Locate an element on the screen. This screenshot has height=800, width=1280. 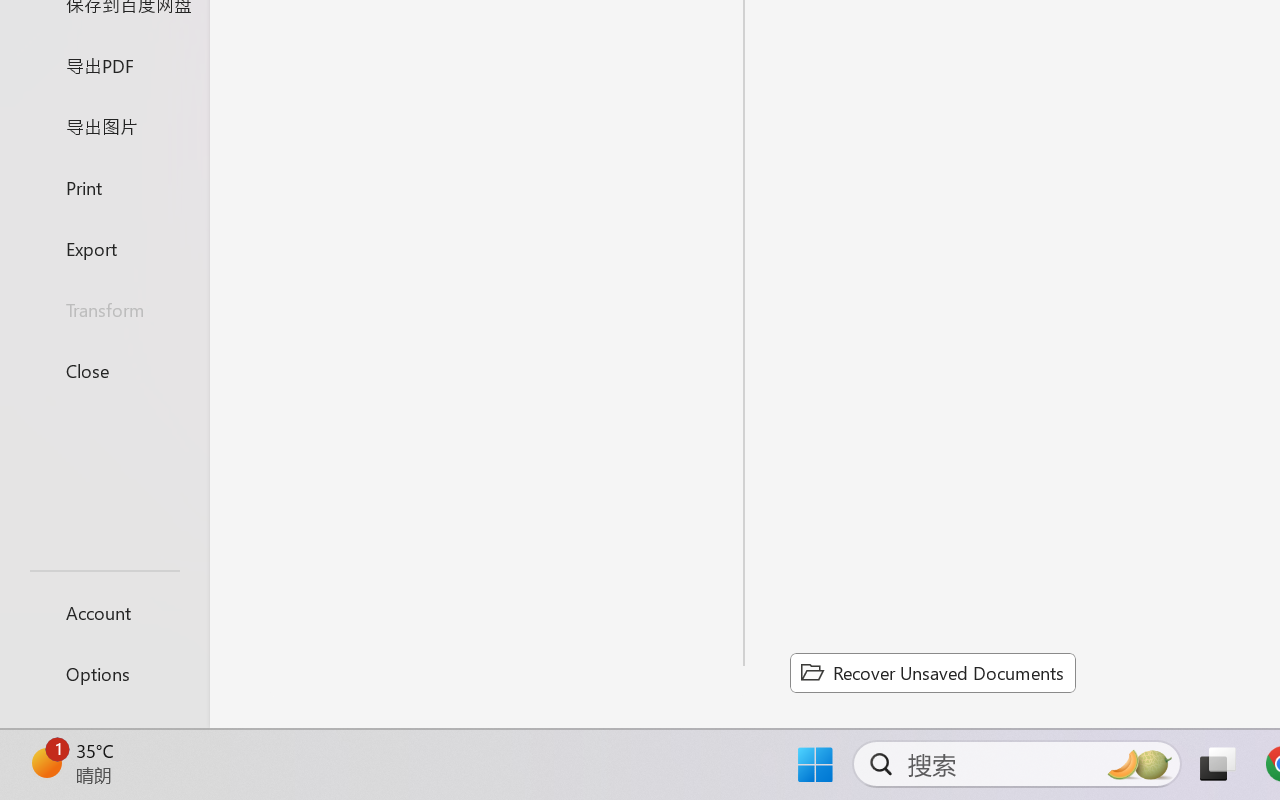
'Transform' is located at coordinates (103, 308).